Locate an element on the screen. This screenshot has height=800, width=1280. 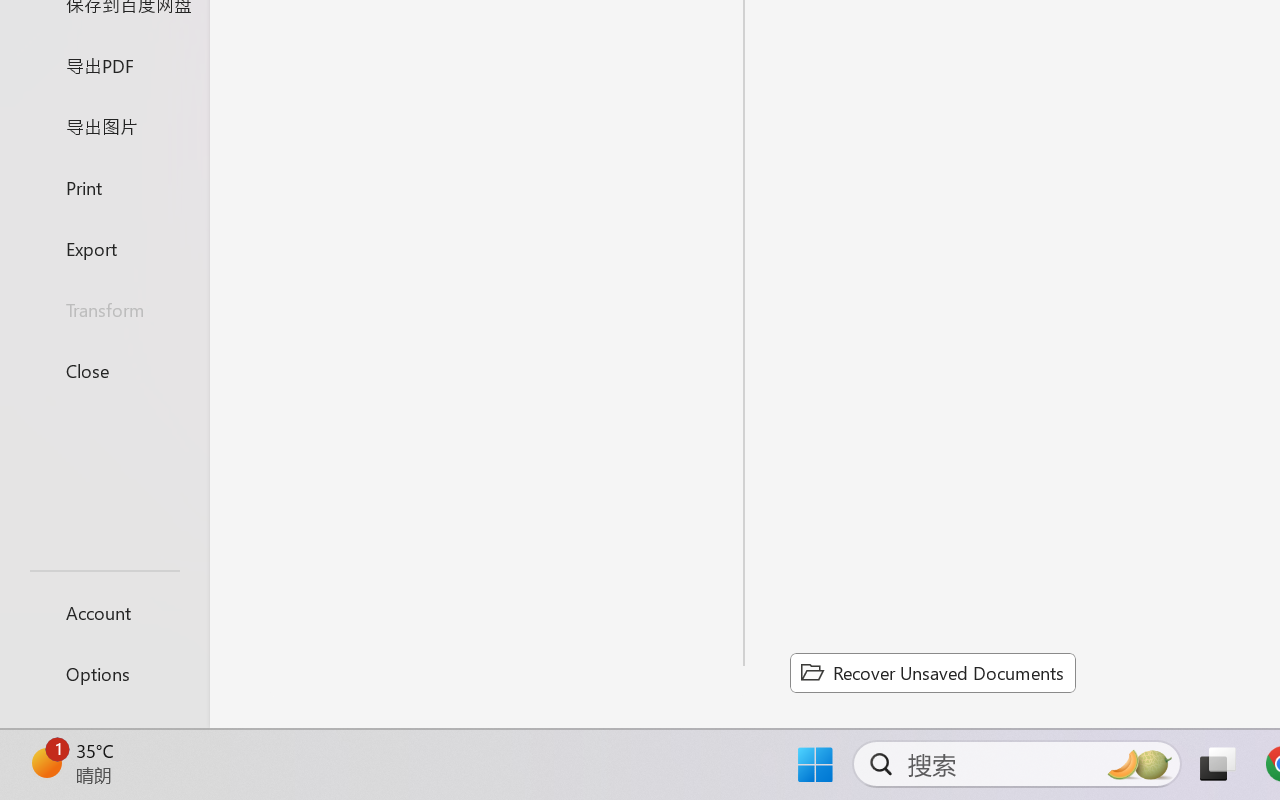
'Transform' is located at coordinates (103, 308).